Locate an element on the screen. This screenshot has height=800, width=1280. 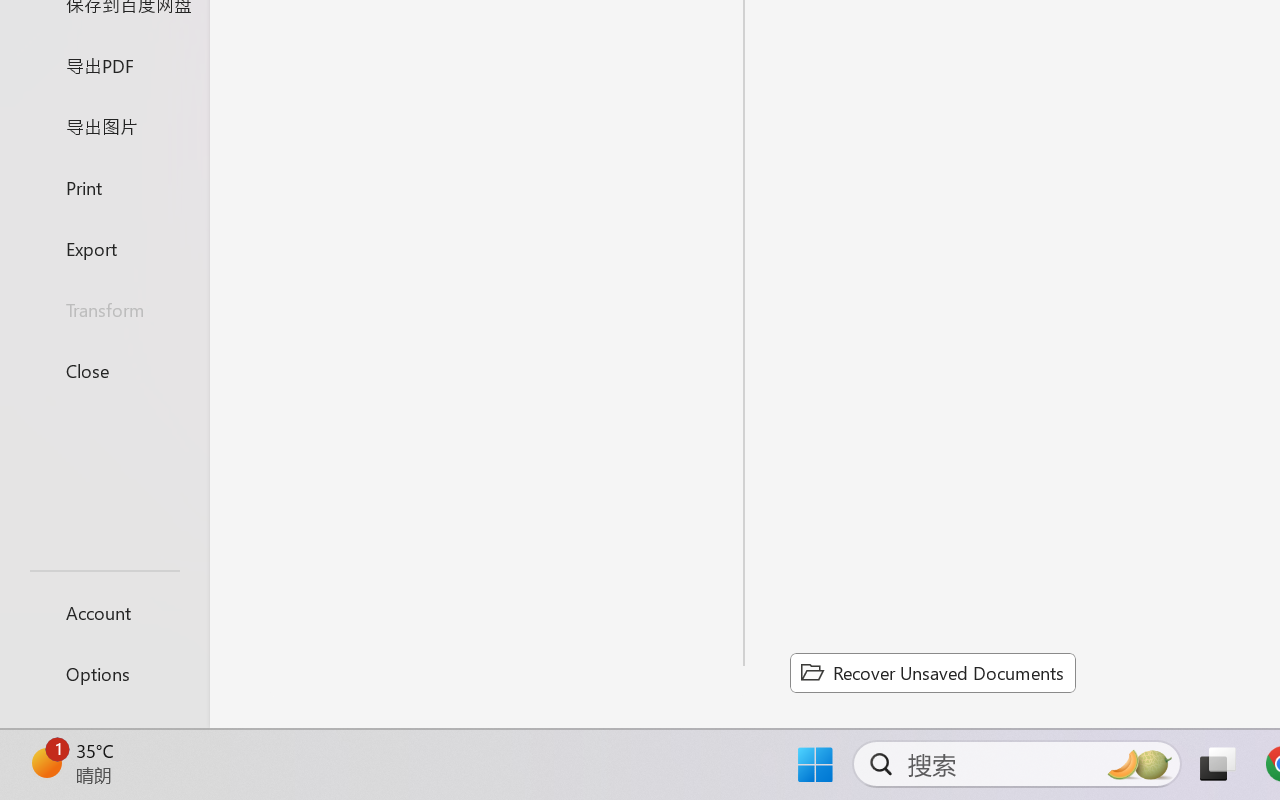
'Transform' is located at coordinates (103, 308).